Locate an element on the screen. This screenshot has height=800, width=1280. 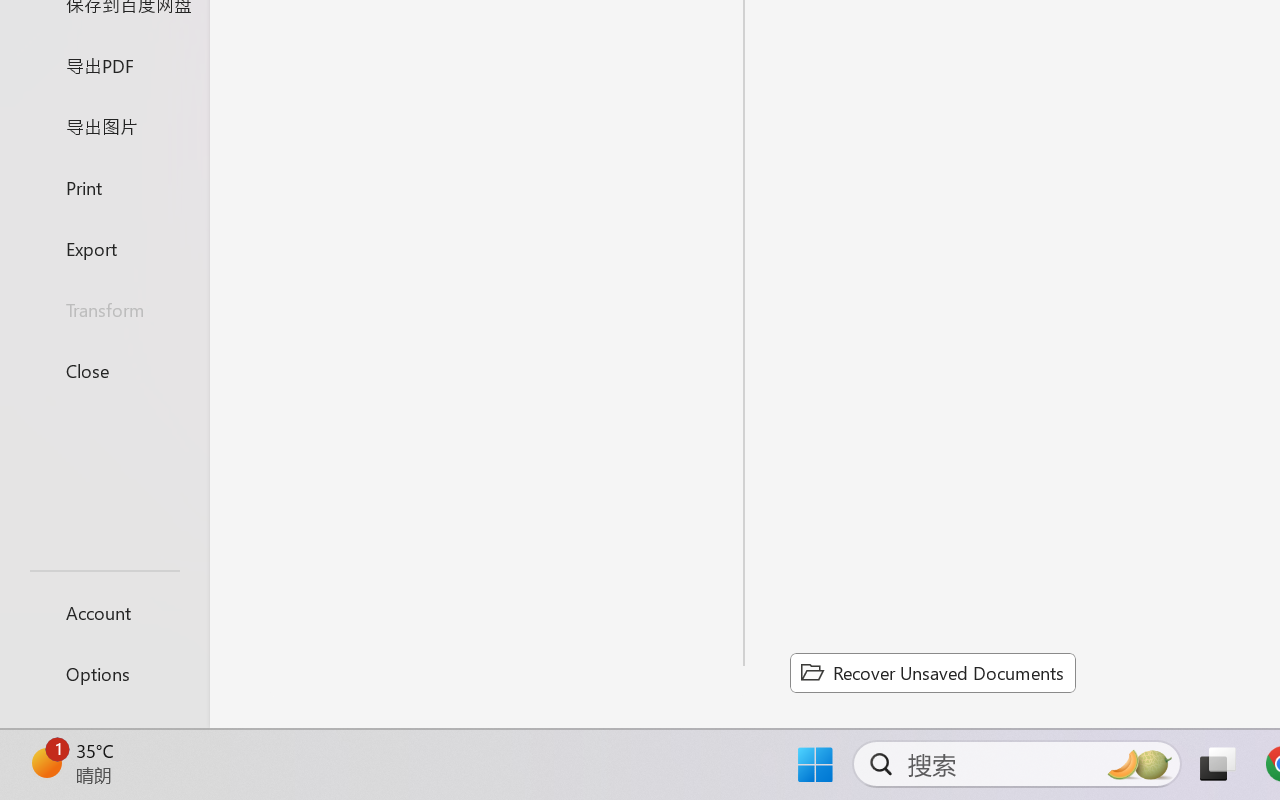
'Transform' is located at coordinates (103, 308).